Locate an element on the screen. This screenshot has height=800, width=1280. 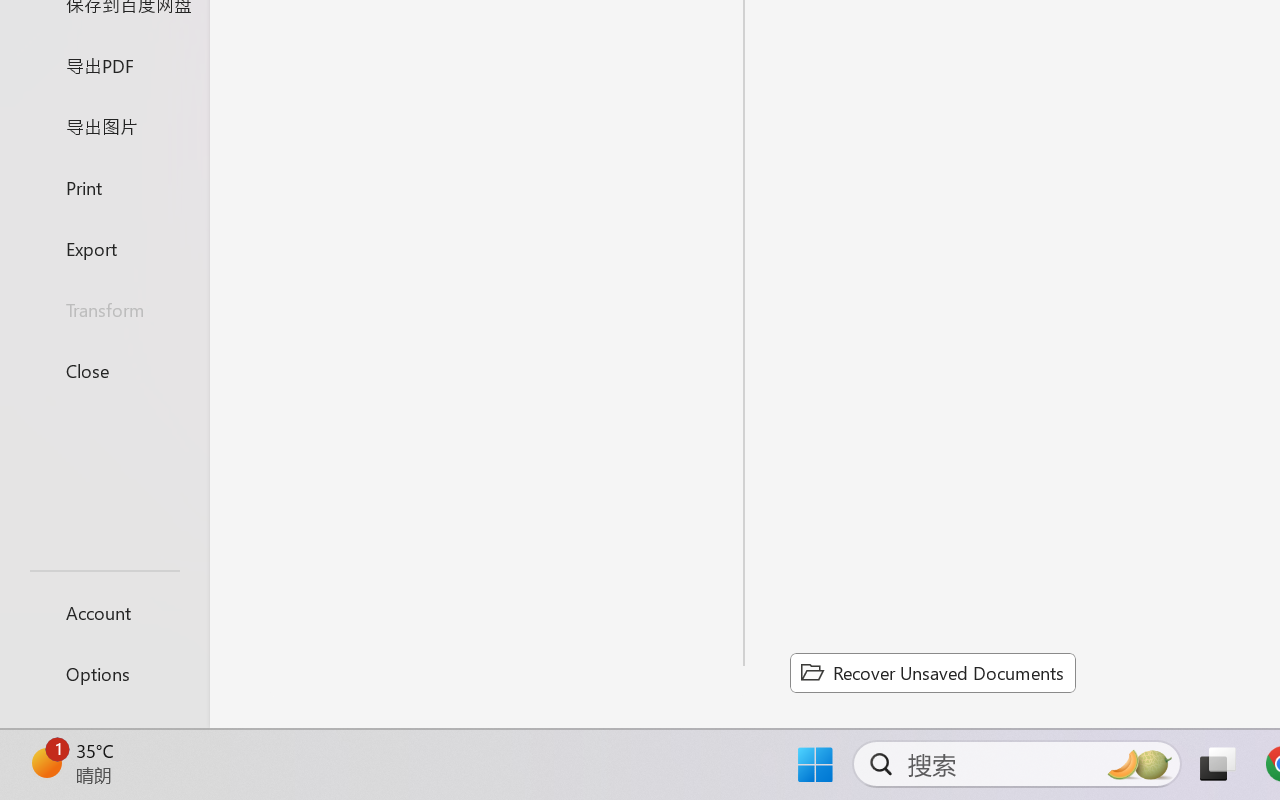
'Transform' is located at coordinates (103, 308).